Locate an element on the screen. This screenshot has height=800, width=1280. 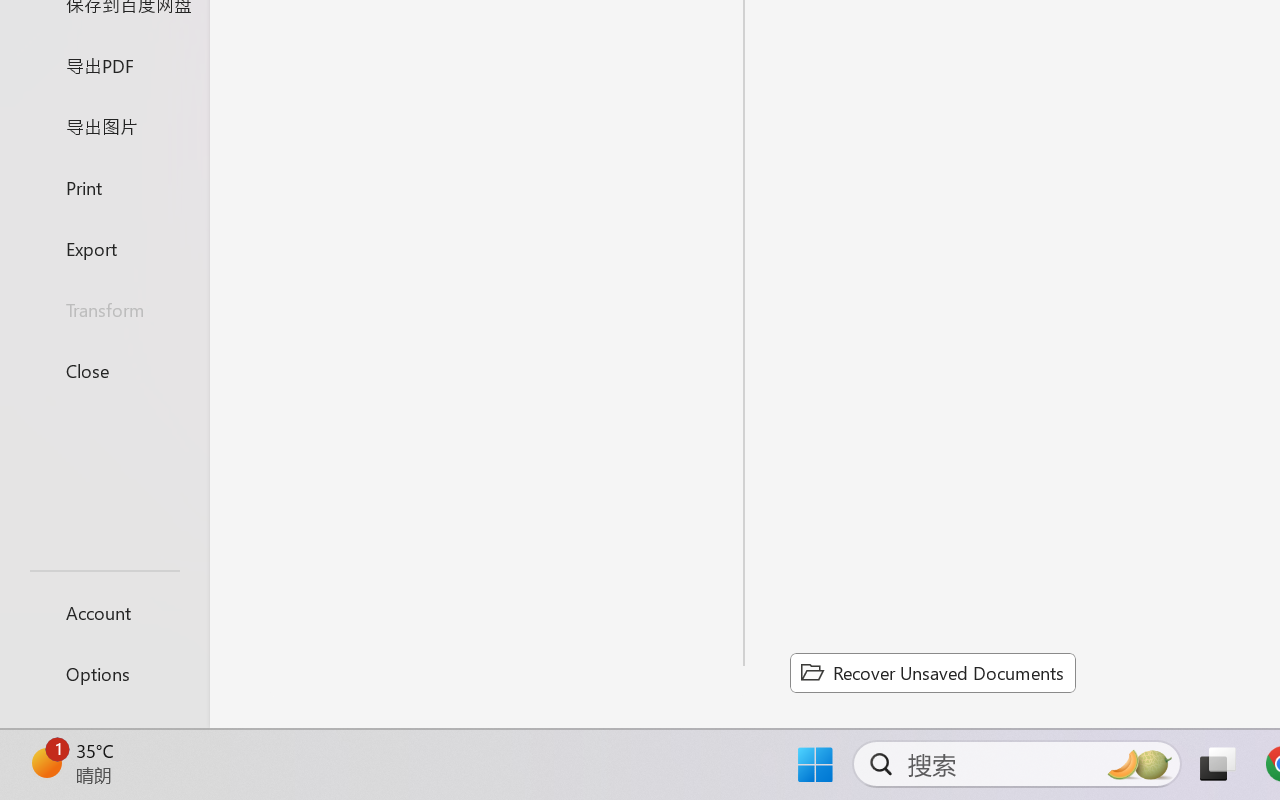
'Transform' is located at coordinates (103, 308).